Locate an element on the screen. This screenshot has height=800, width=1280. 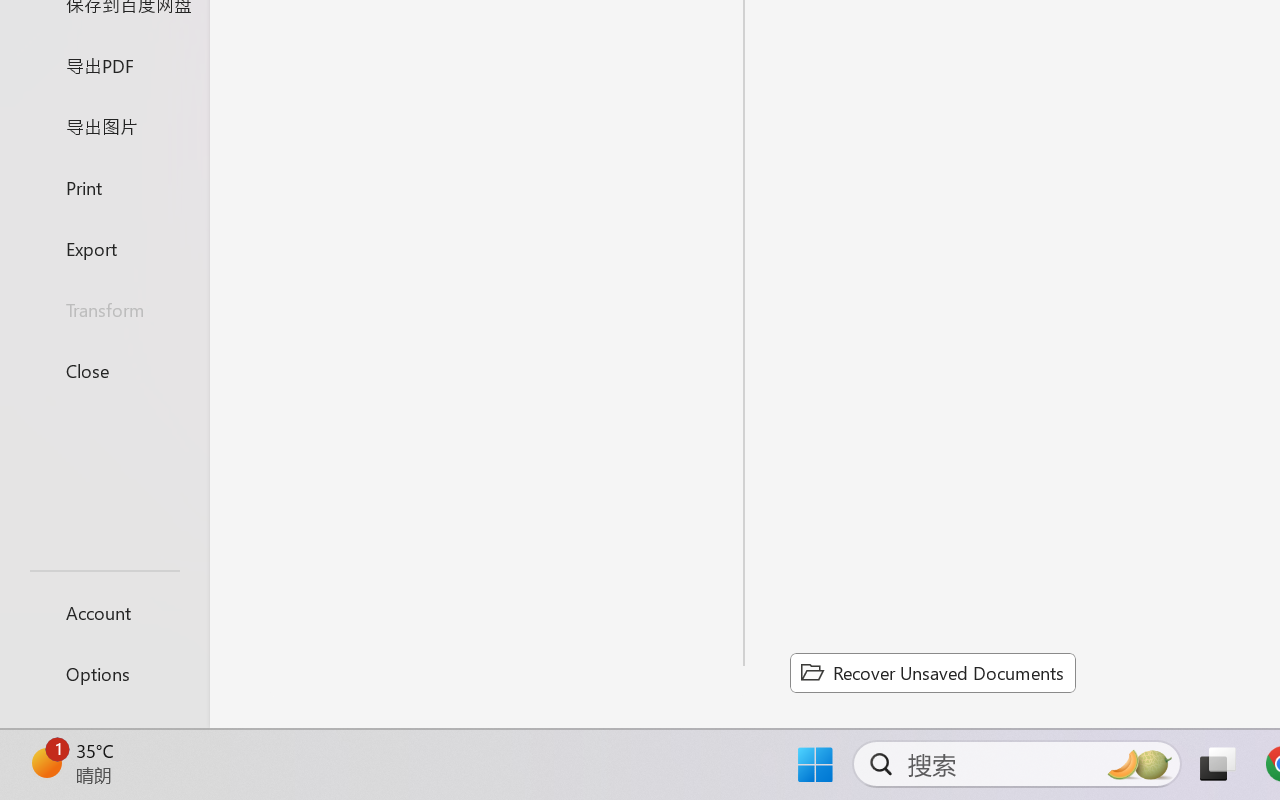
'Transform' is located at coordinates (103, 308).